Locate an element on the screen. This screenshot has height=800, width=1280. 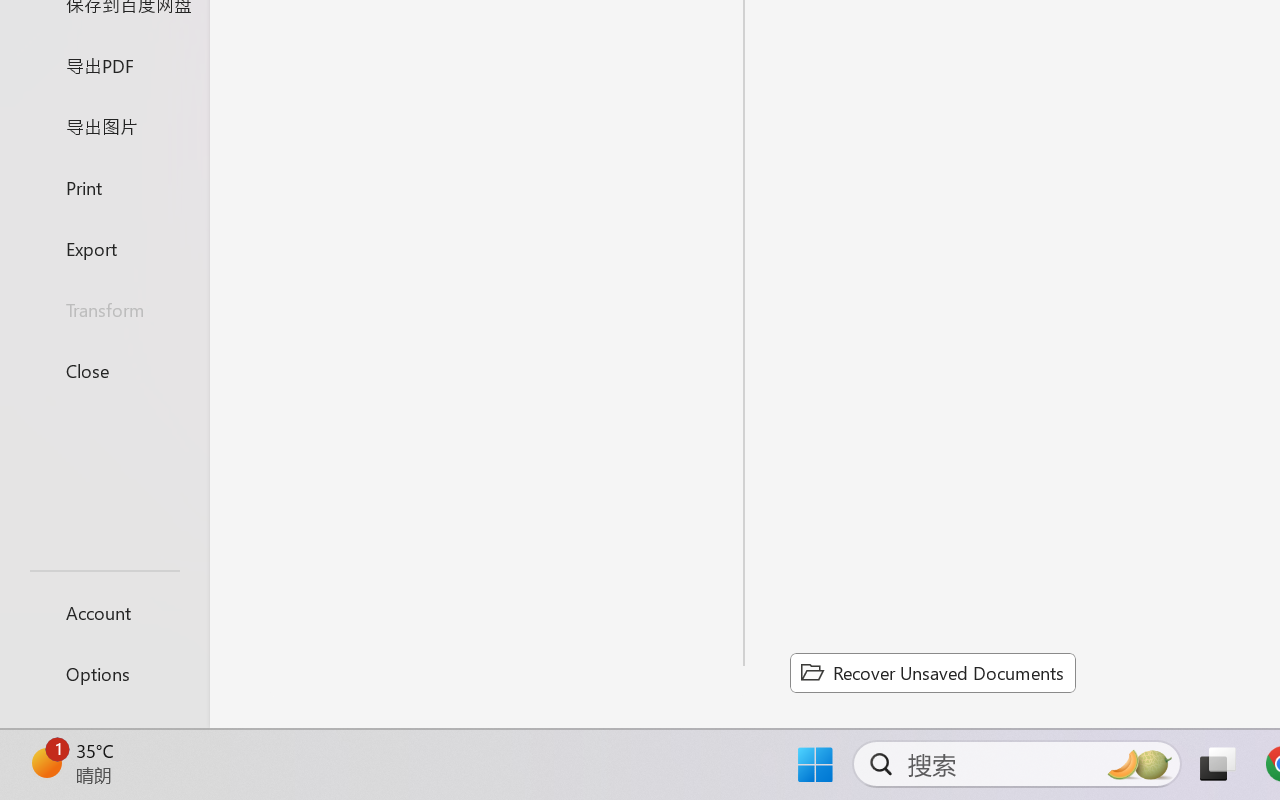
'Transform' is located at coordinates (103, 308).